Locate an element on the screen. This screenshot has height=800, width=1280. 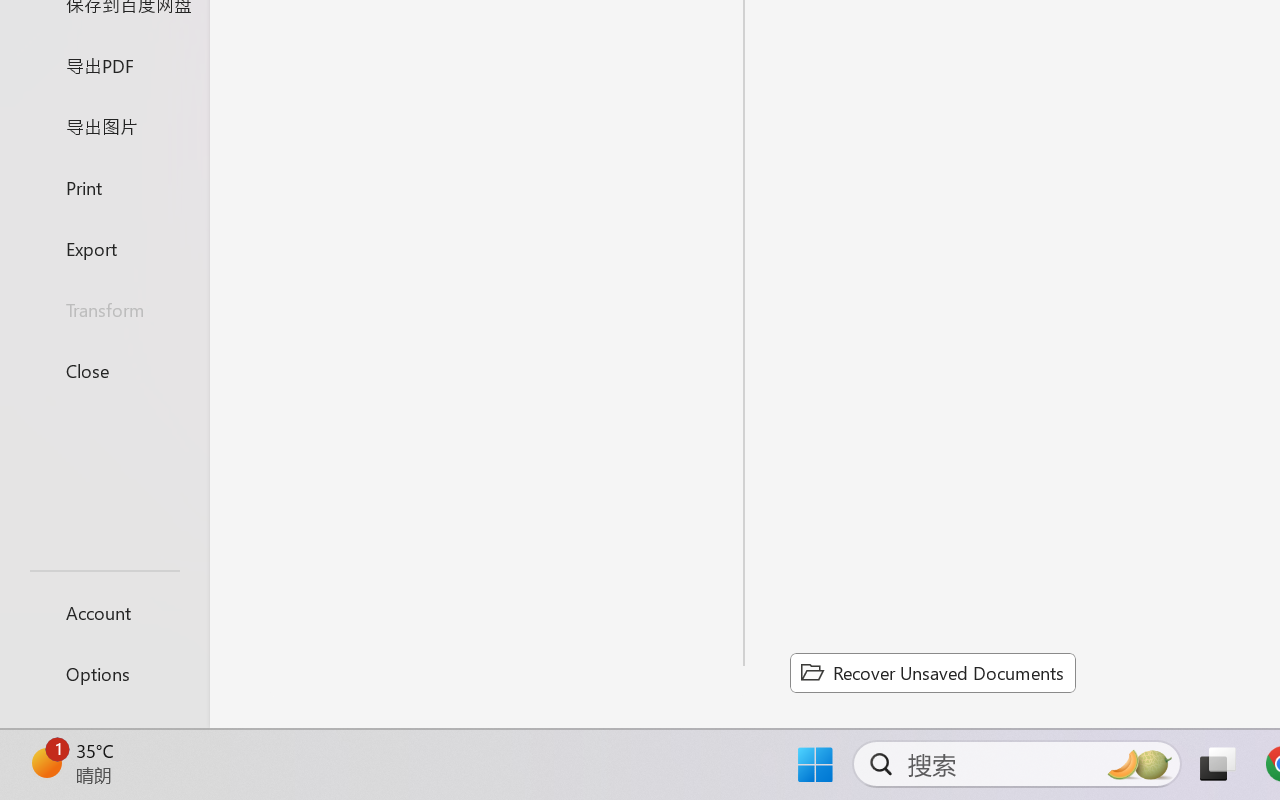
'Transform' is located at coordinates (103, 308).